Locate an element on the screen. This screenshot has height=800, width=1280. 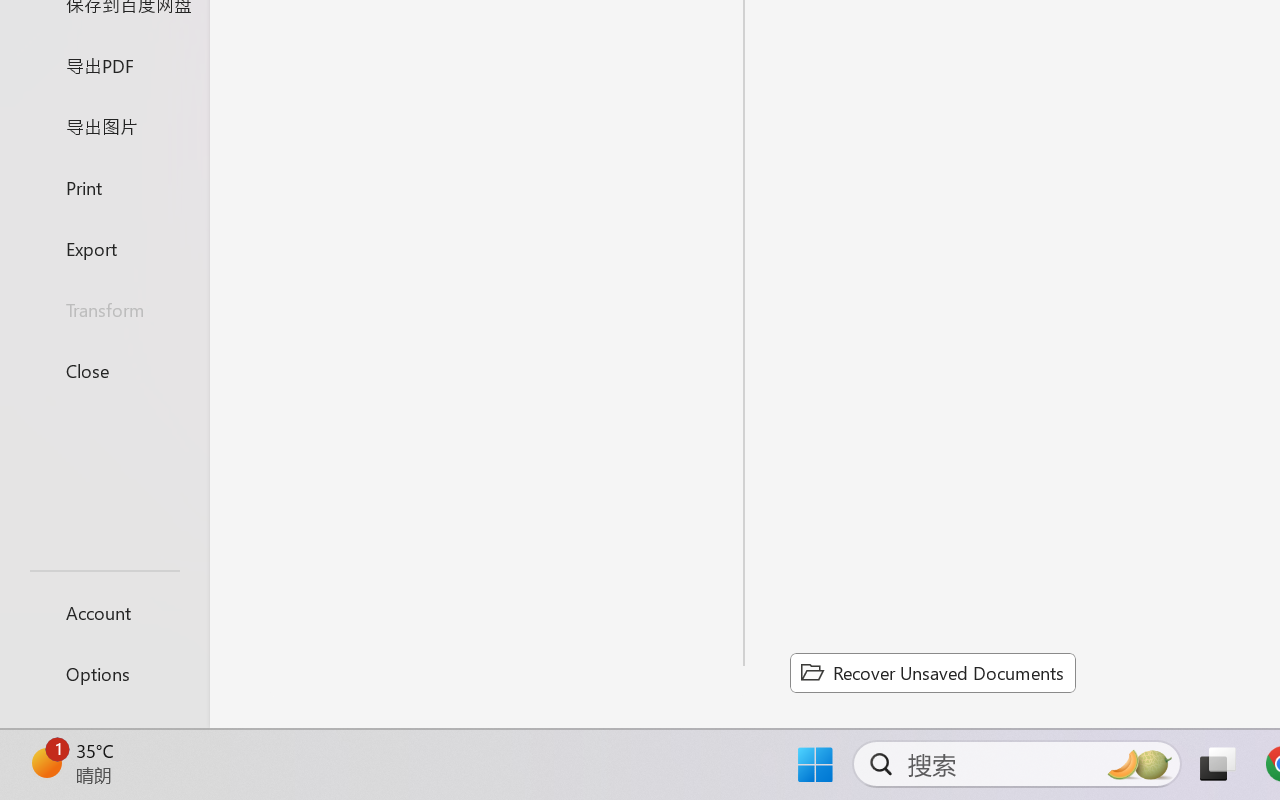
'Transform' is located at coordinates (103, 308).